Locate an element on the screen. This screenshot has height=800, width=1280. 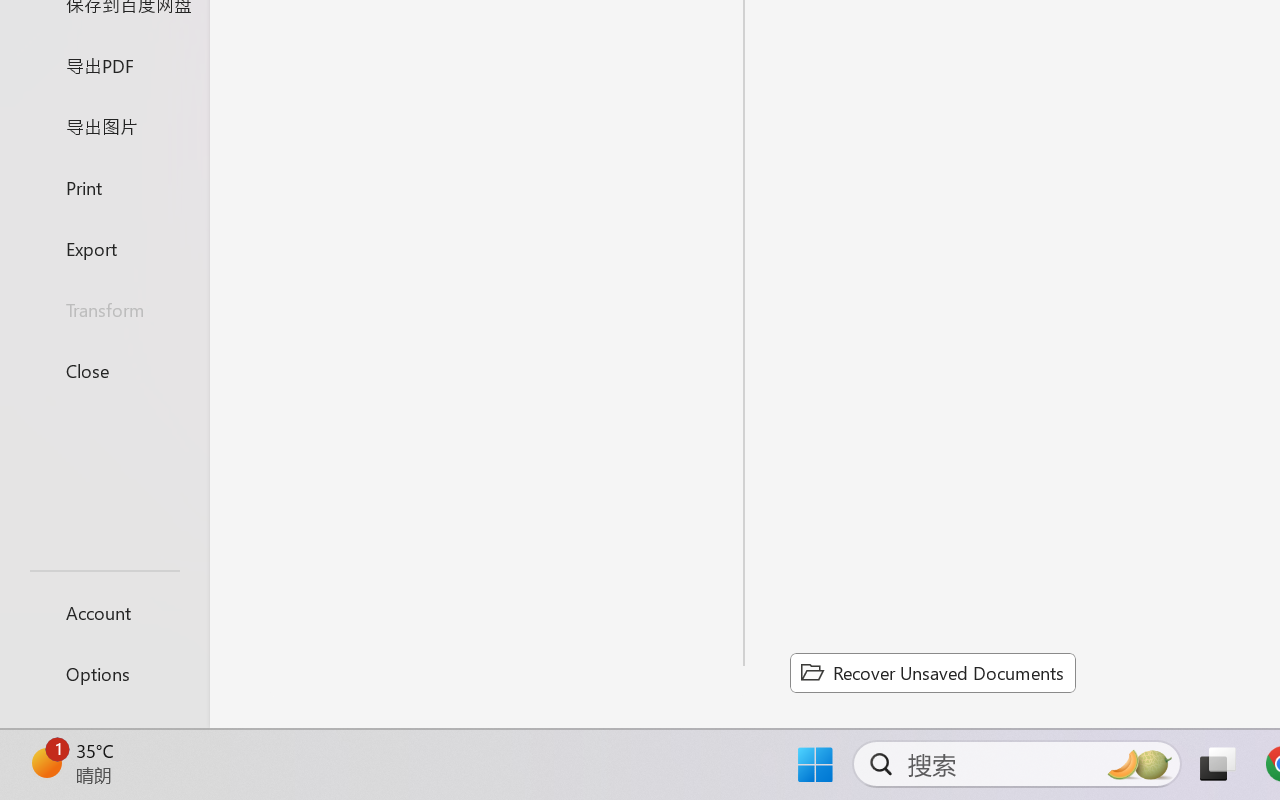
'Transform' is located at coordinates (103, 308).